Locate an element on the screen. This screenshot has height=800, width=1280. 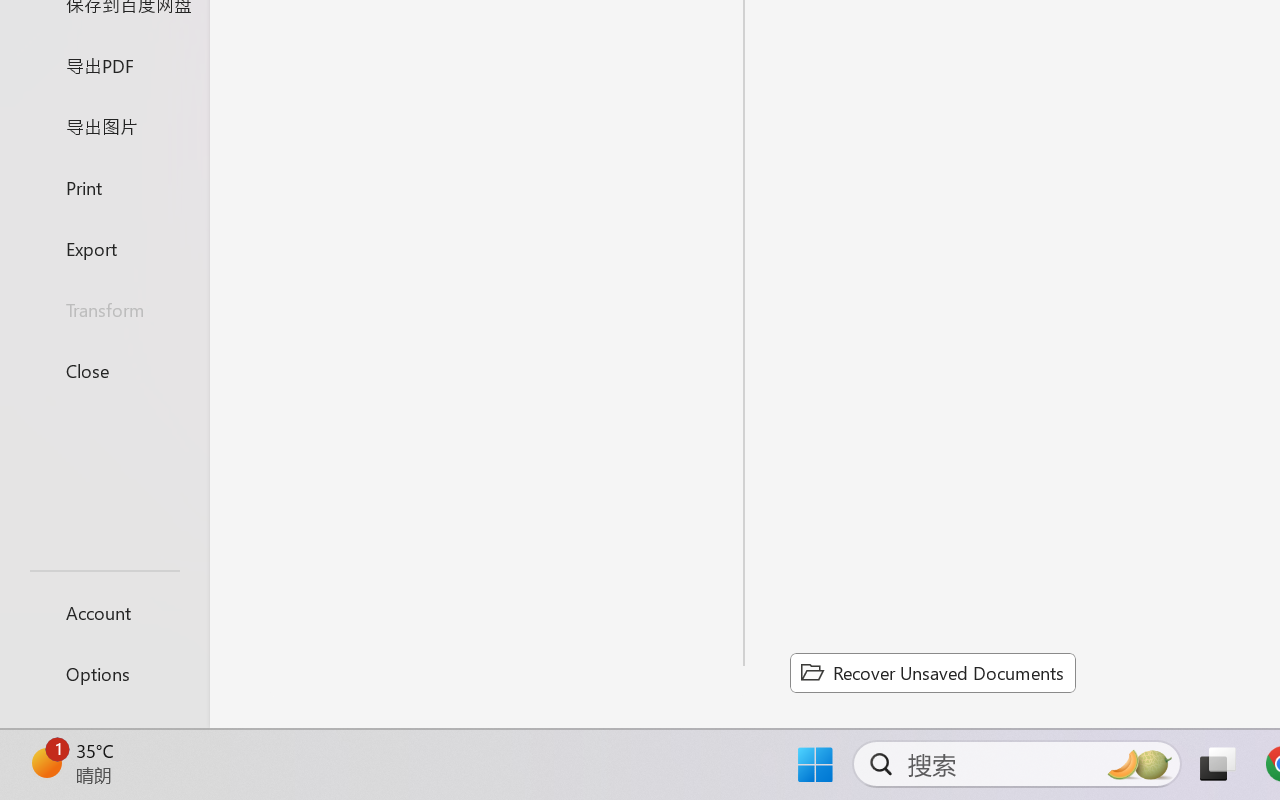
'Transform' is located at coordinates (103, 308).